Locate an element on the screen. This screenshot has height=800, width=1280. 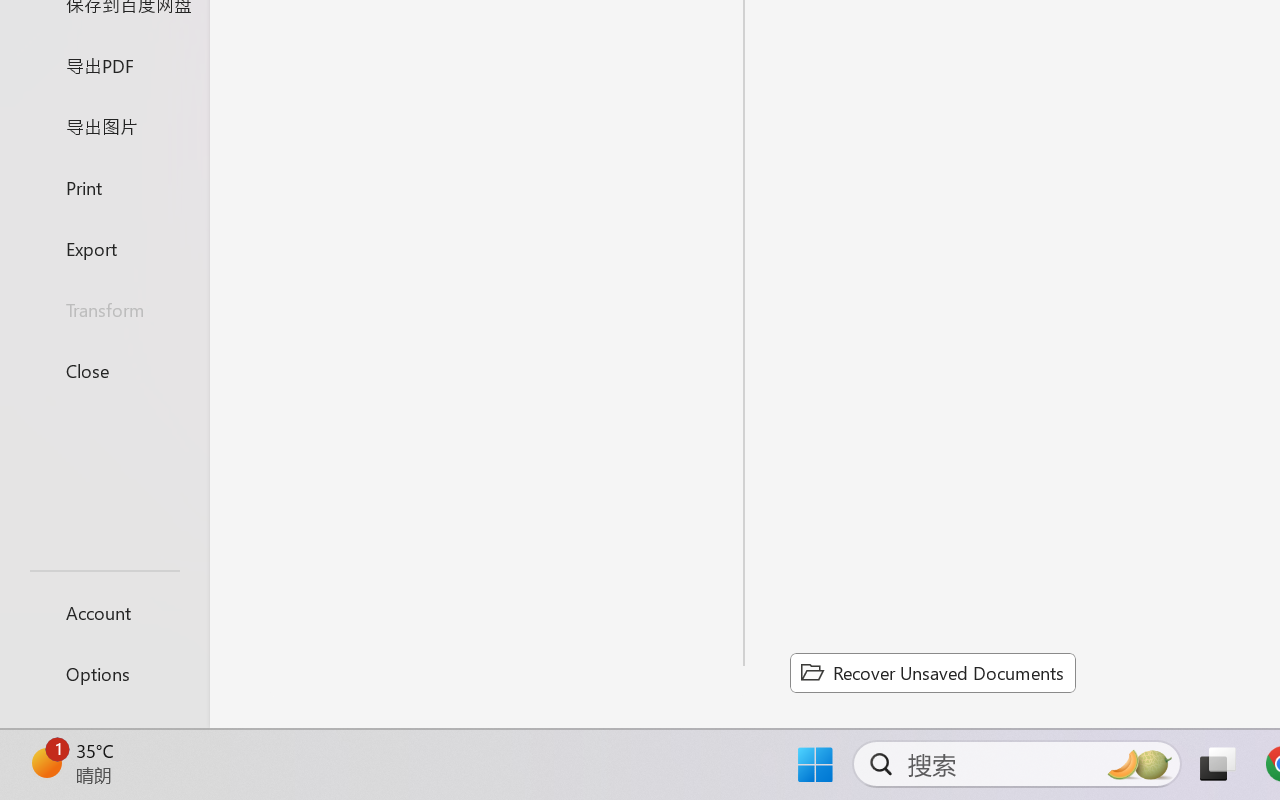
'Transform' is located at coordinates (103, 308).